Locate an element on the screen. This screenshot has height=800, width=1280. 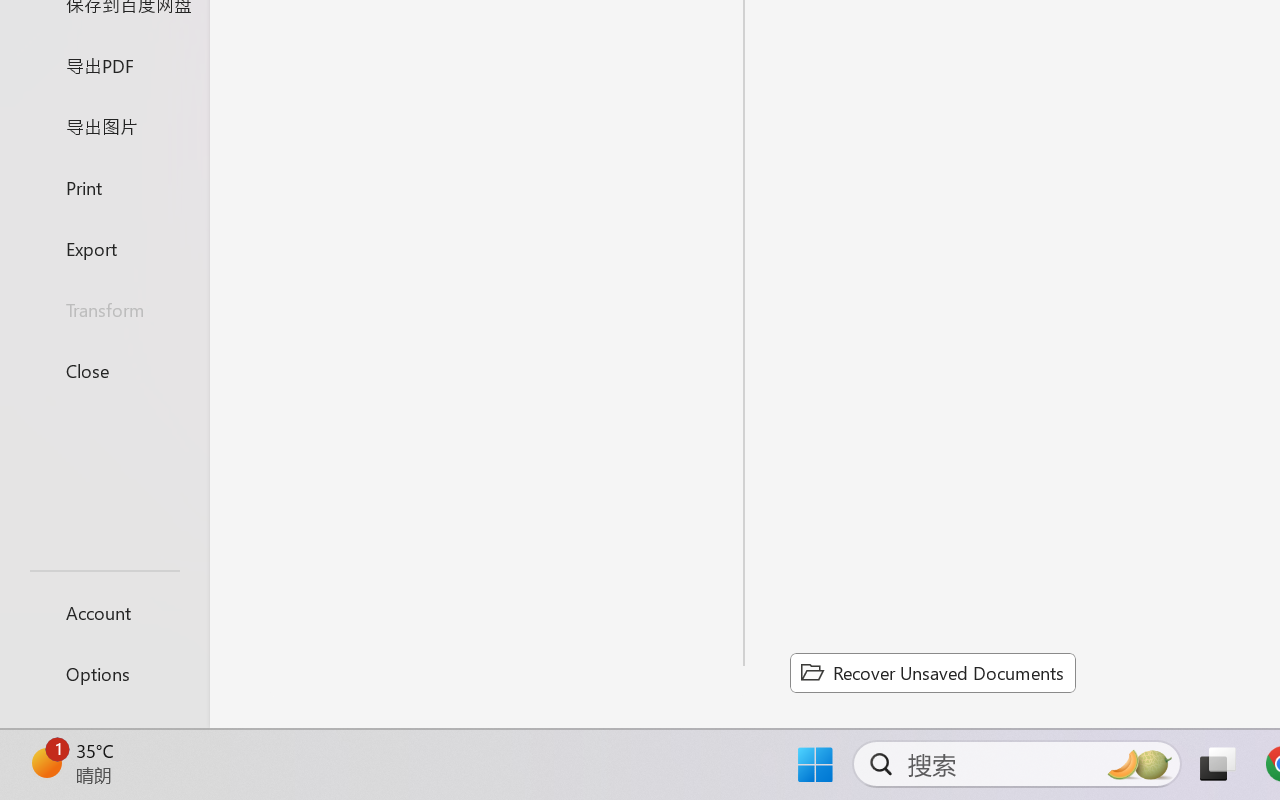
'Transform' is located at coordinates (103, 308).